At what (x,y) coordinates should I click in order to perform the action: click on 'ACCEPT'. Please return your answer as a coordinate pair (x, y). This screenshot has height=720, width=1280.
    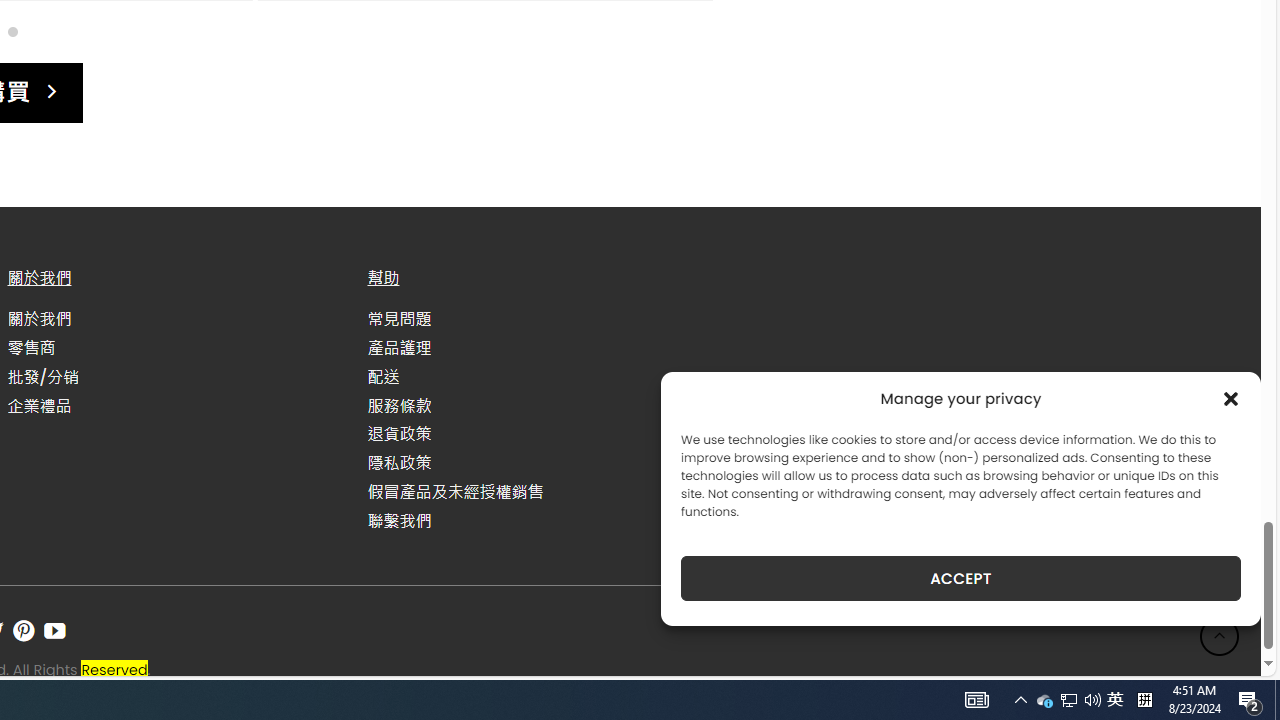
    Looking at the image, I should click on (961, 578).